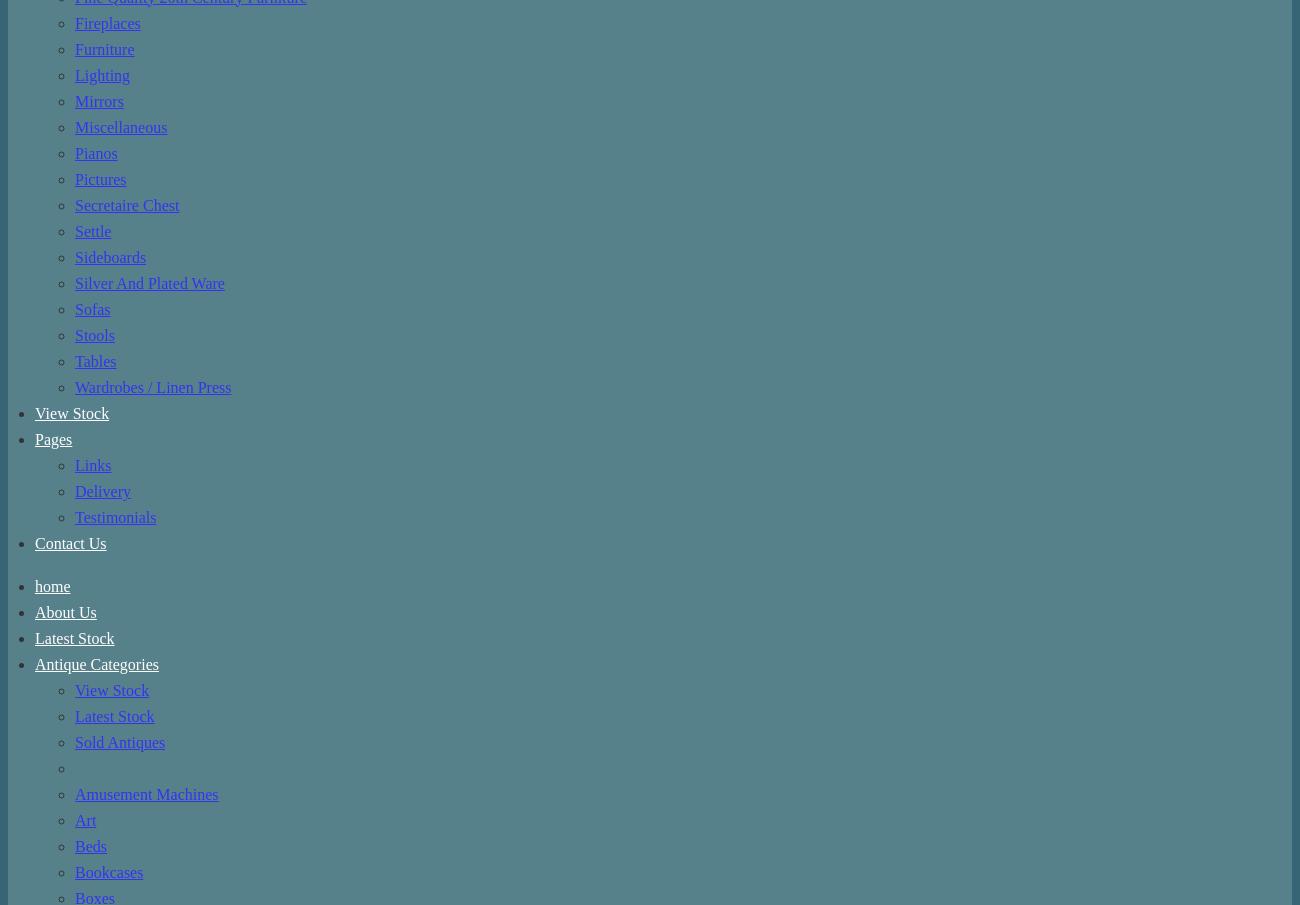 This screenshot has height=905, width=1300. Describe the element at coordinates (75, 872) in the screenshot. I see `'Bookcases'` at that location.